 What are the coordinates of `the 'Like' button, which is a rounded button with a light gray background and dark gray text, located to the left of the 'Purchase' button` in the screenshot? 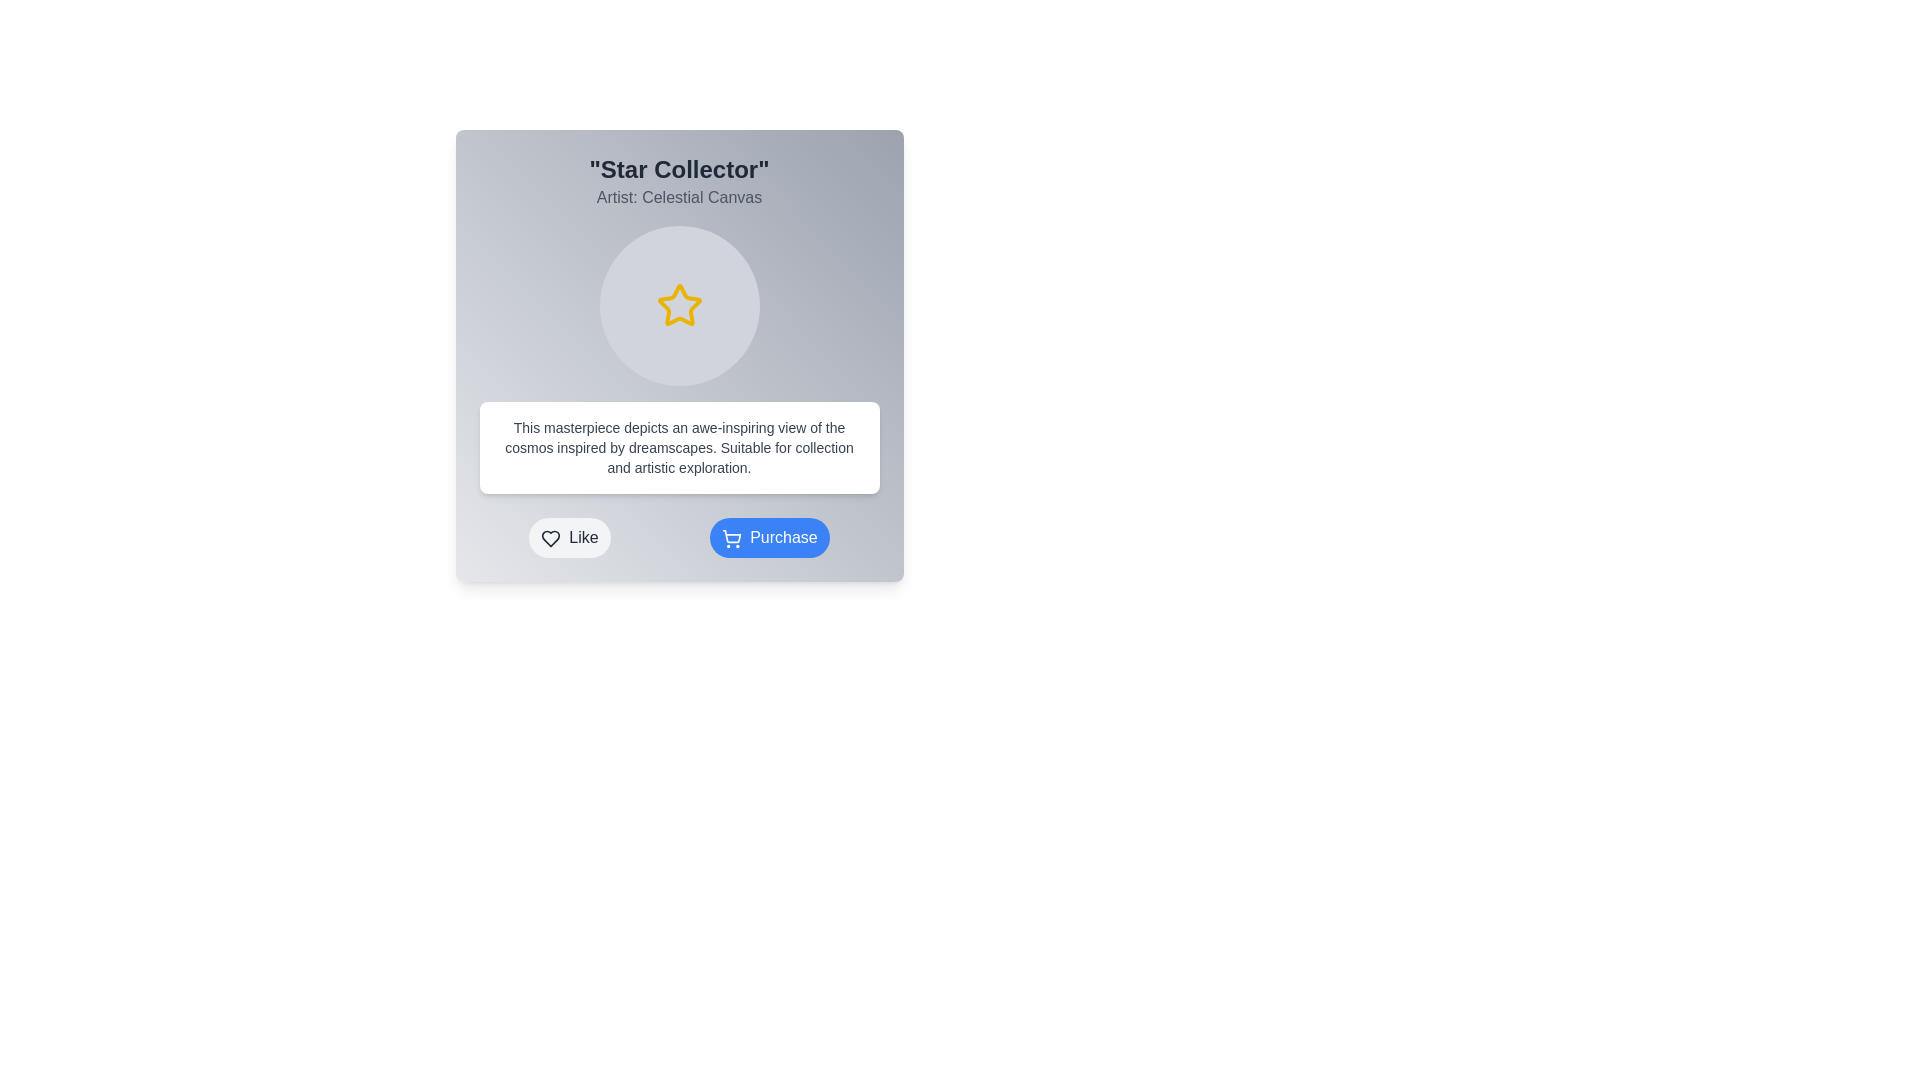 It's located at (568, 536).